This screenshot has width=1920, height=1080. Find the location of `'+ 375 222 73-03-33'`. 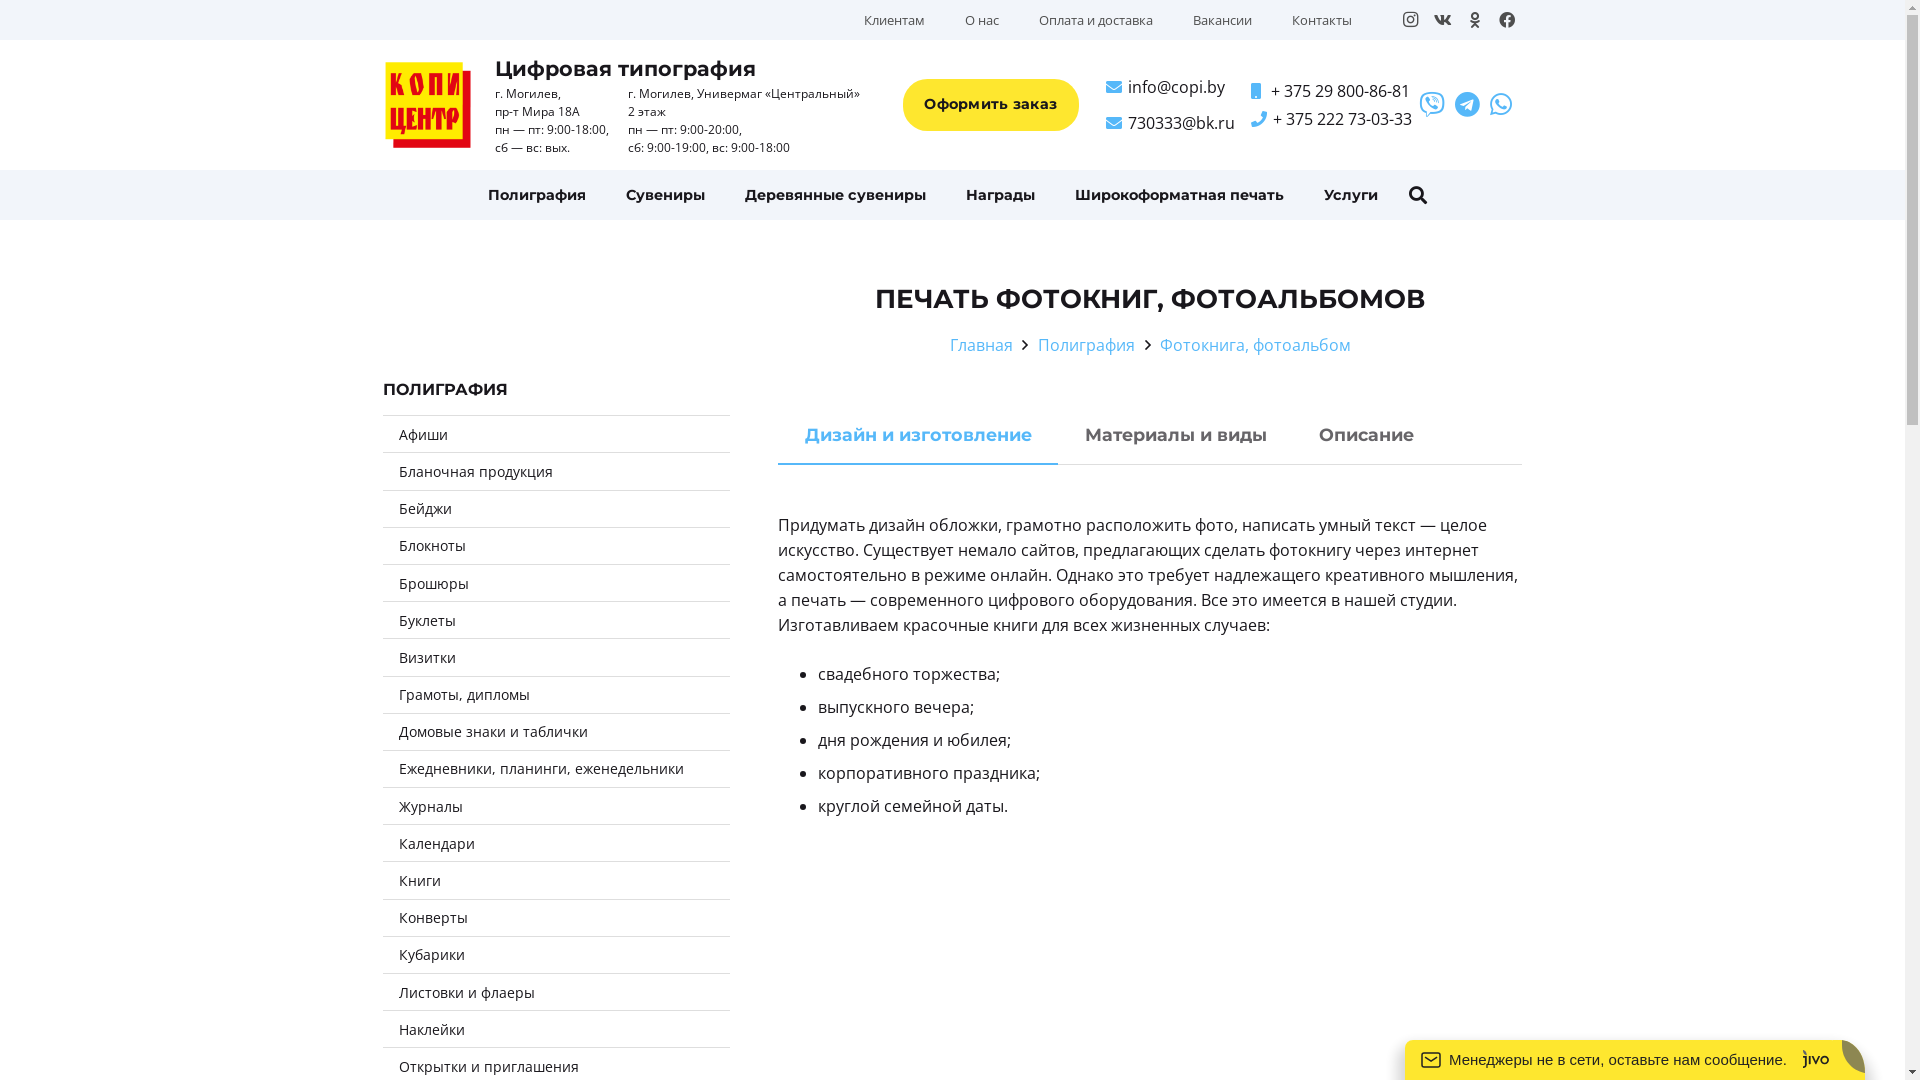

'+ 375 222 73-03-33' is located at coordinates (1250, 119).